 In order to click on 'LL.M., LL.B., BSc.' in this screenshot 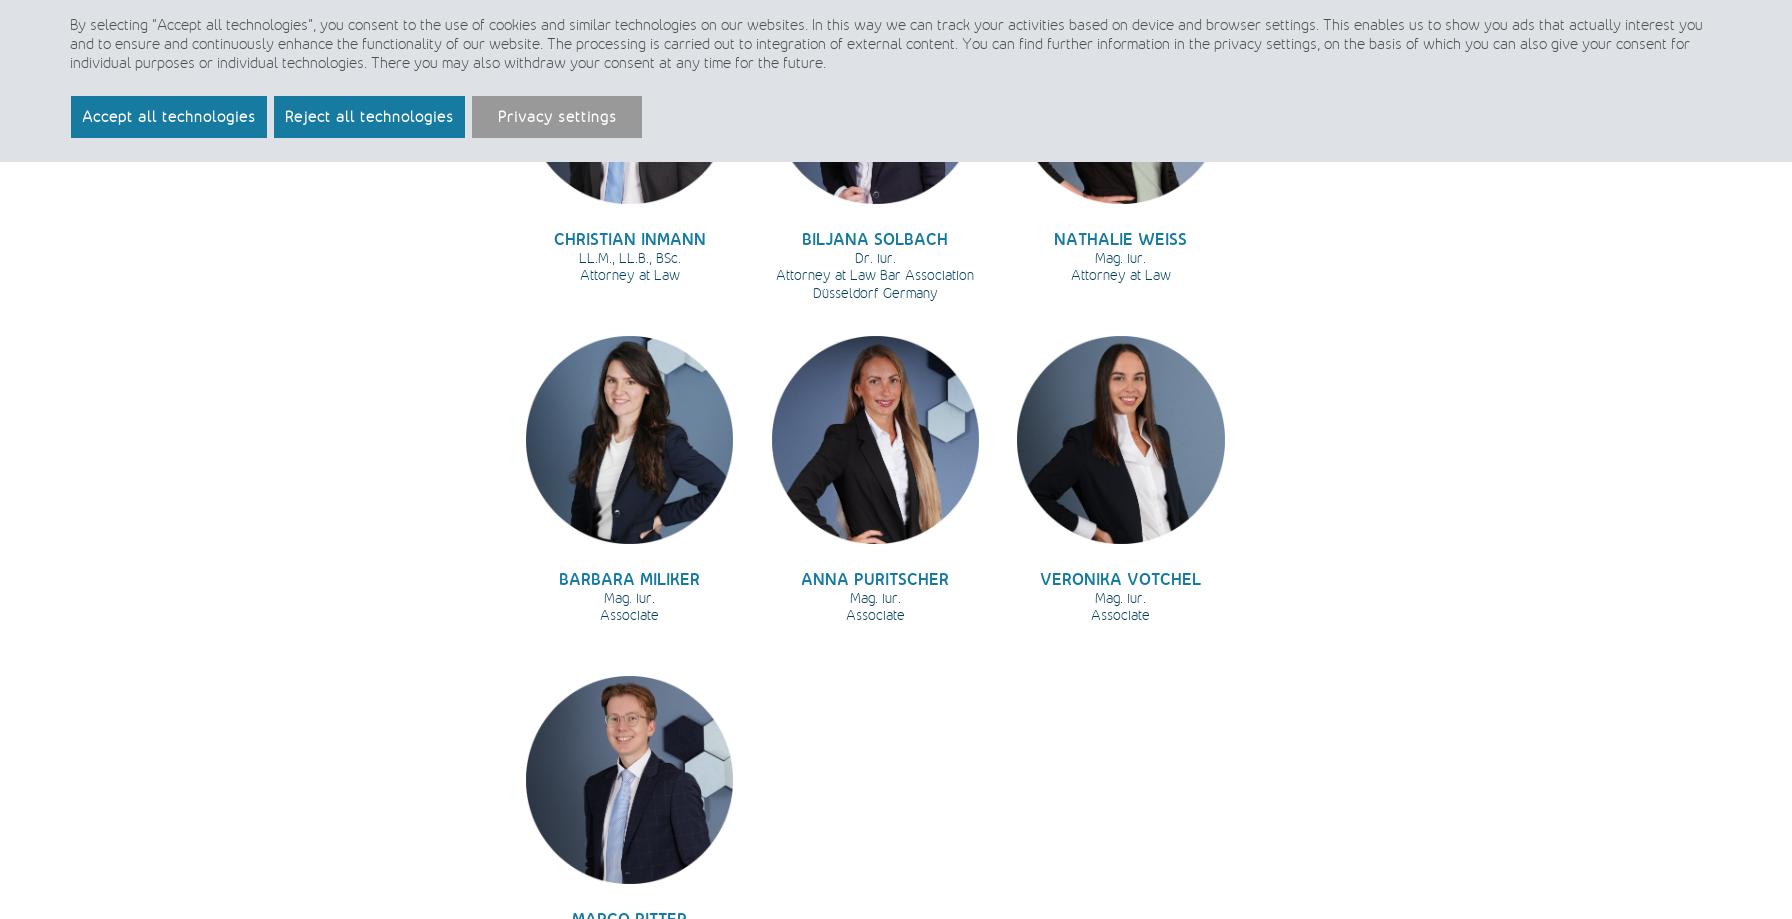, I will do `click(628, 257)`.